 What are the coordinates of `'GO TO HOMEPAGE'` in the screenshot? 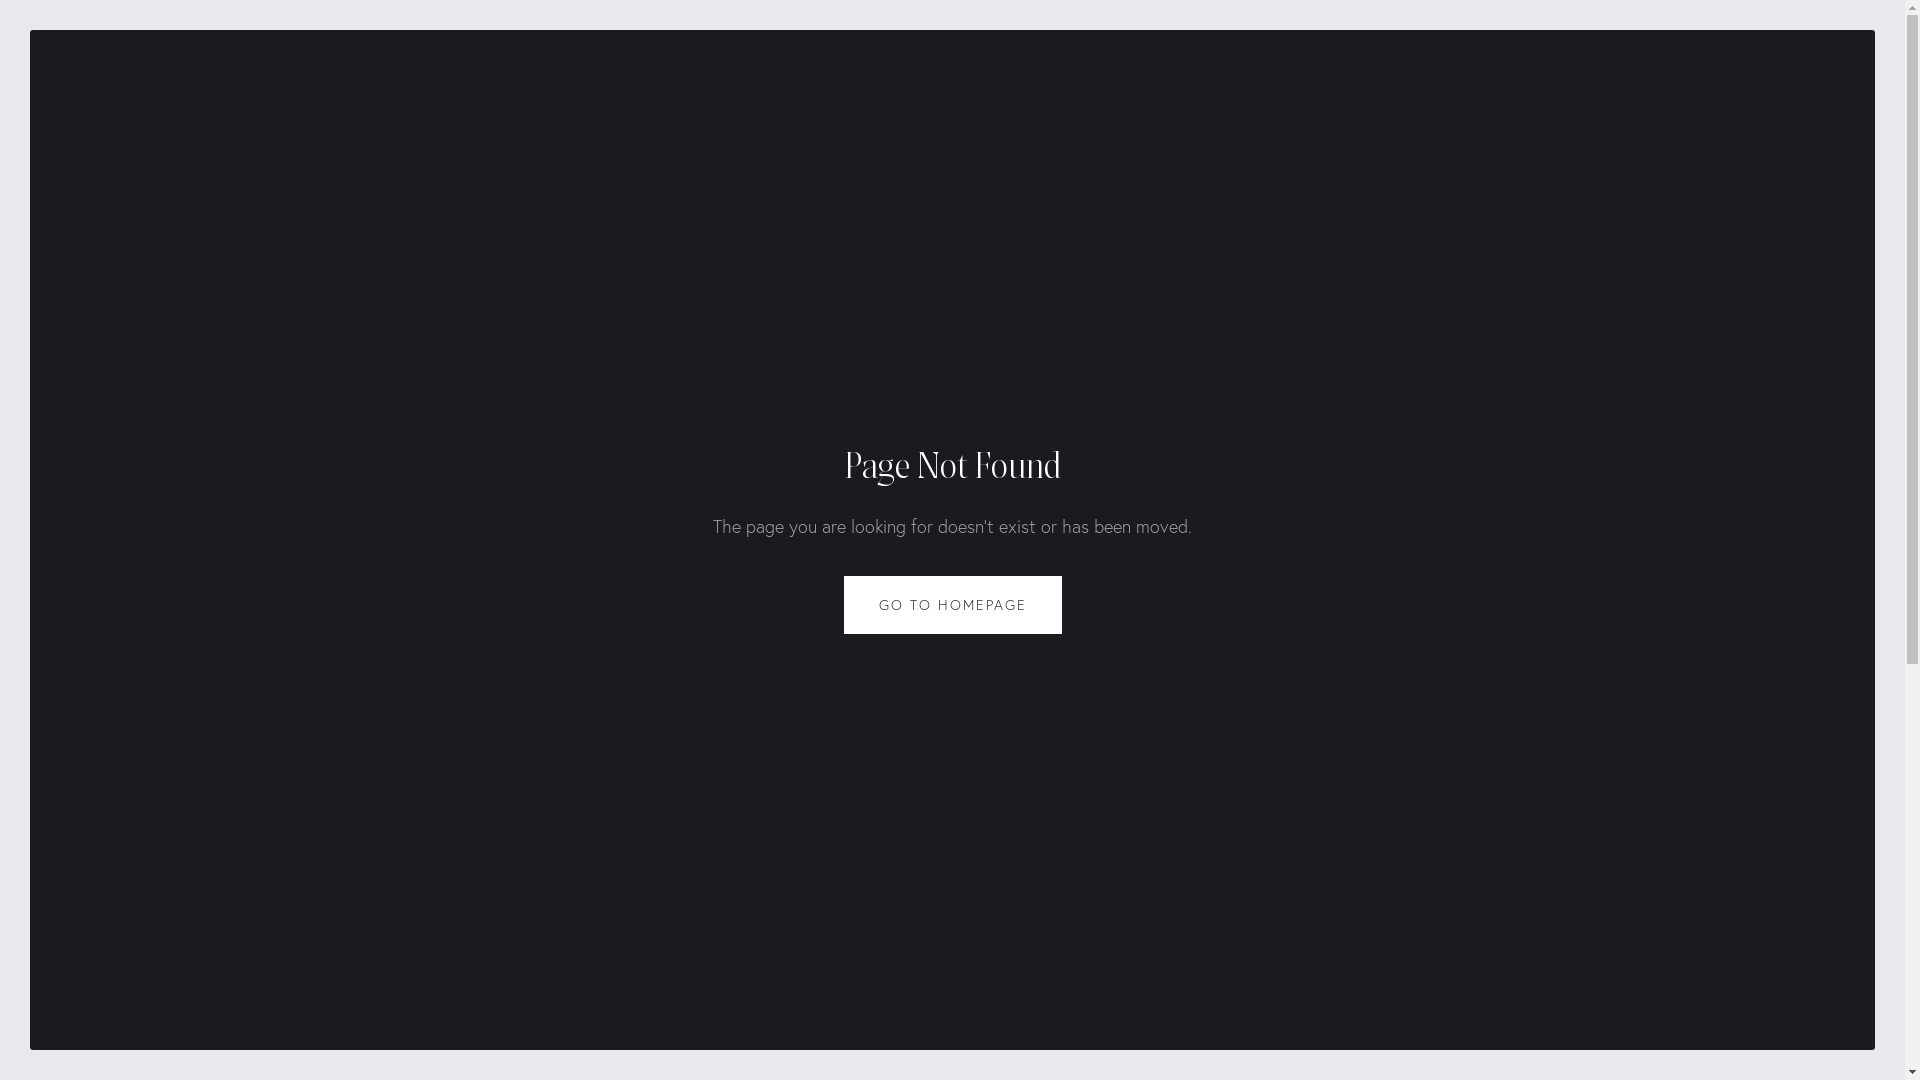 It's located at (952, 604).